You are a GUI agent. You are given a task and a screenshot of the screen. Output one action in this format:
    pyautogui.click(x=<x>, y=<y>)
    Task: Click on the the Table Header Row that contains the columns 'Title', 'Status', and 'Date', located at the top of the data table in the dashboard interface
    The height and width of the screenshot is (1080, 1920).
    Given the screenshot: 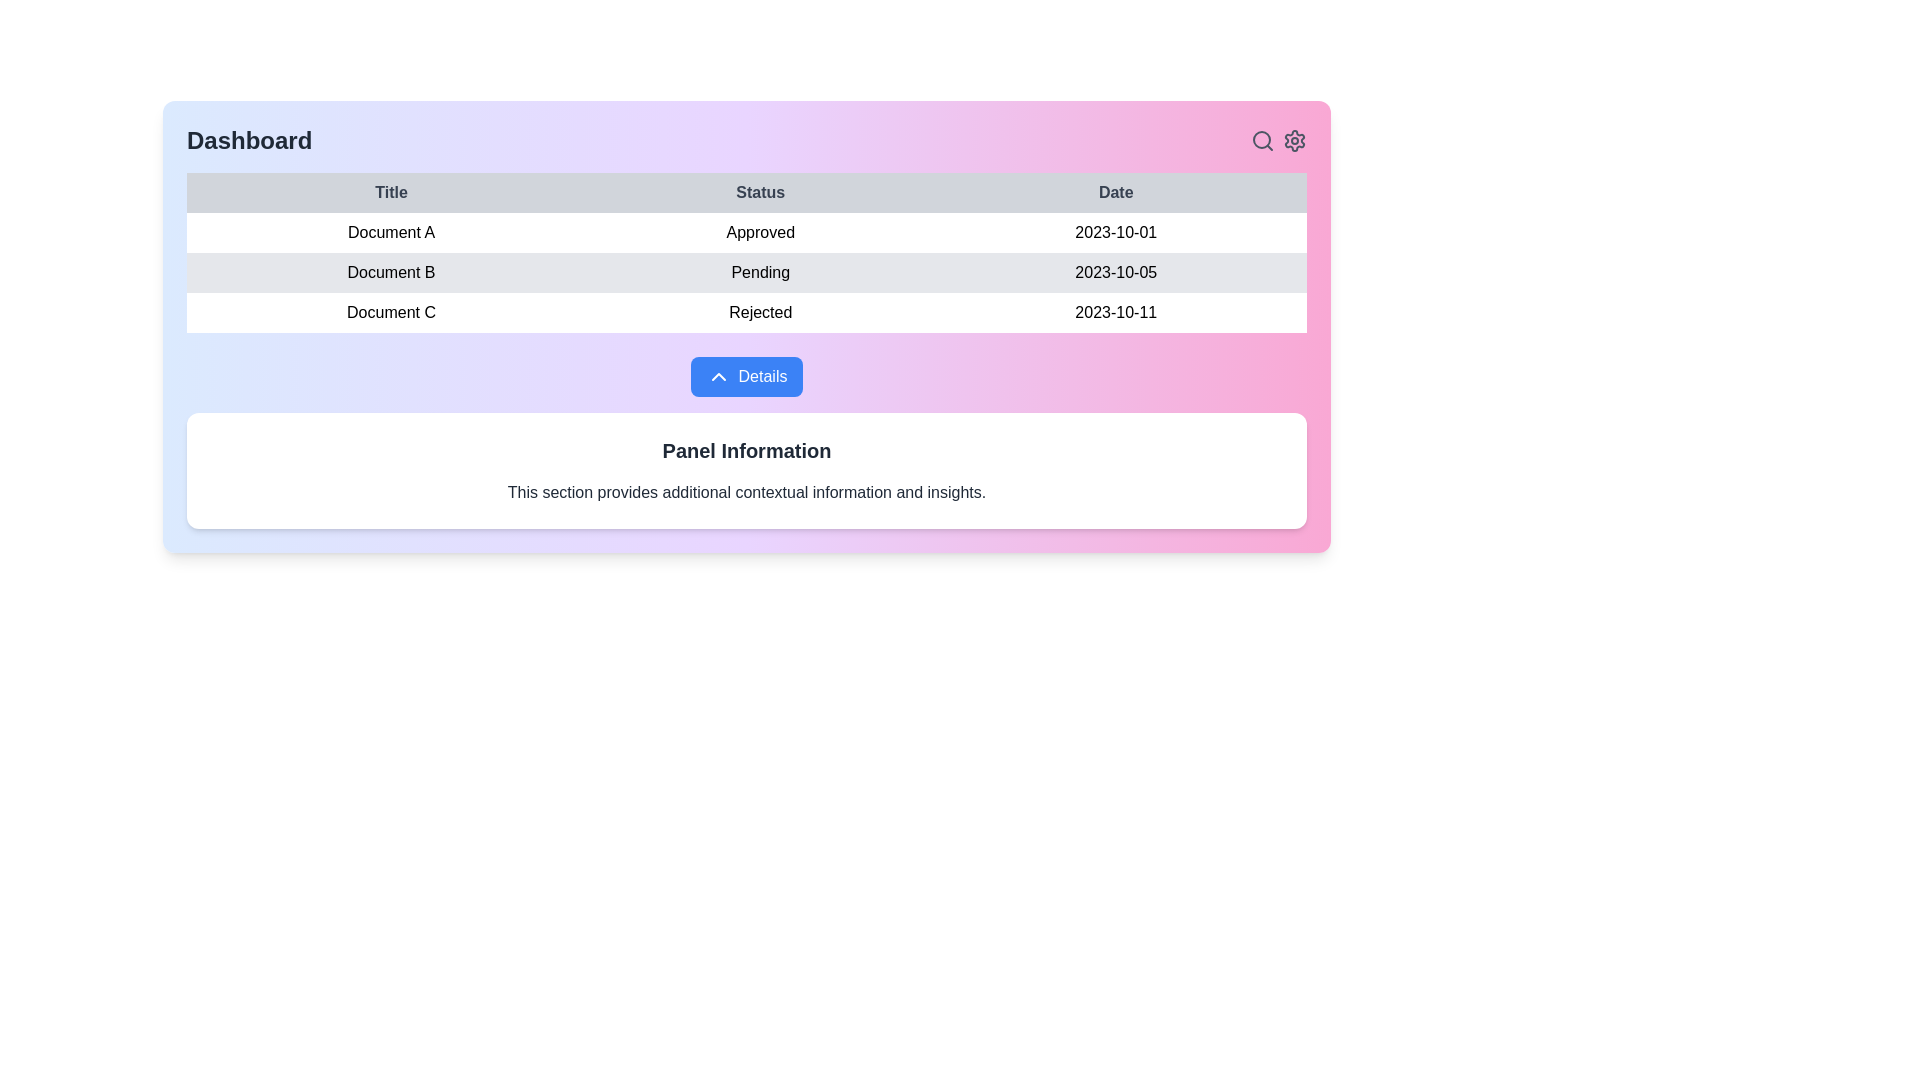 What is the action you would take?
    pyautogui.click(x=746, y=192)
    